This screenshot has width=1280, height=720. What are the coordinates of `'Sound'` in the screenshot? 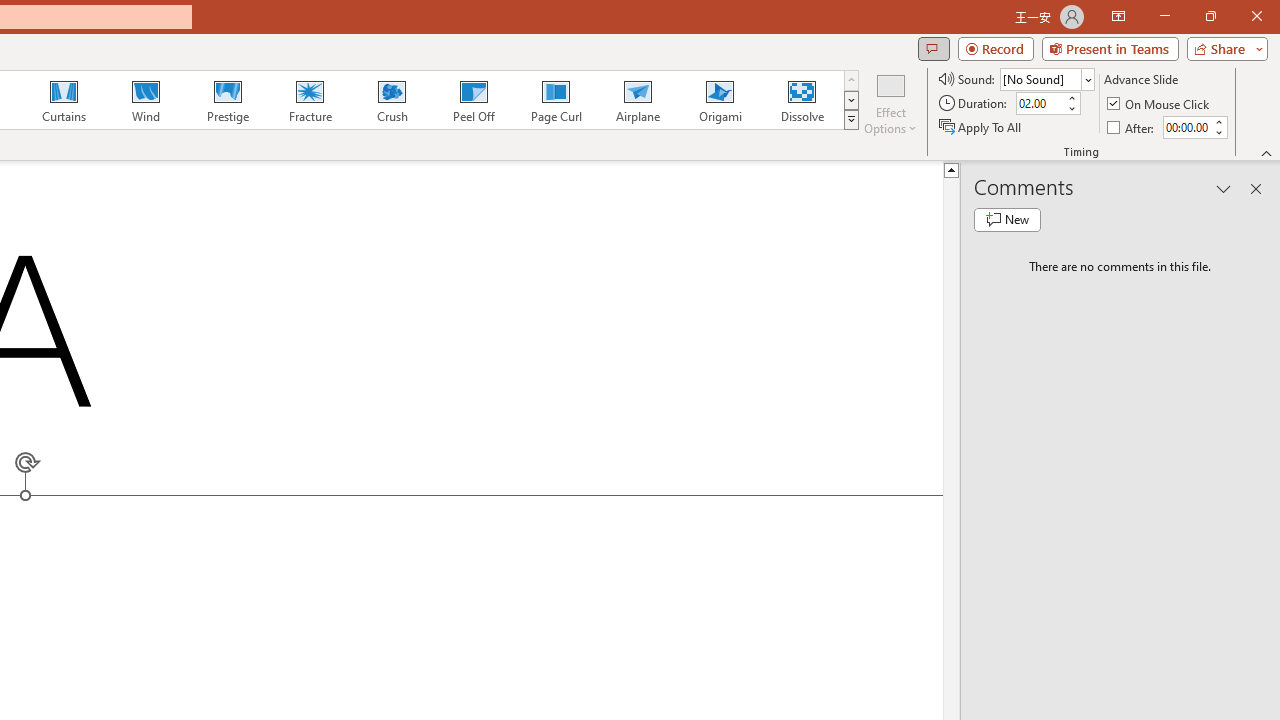 It's located at (1046, 78).